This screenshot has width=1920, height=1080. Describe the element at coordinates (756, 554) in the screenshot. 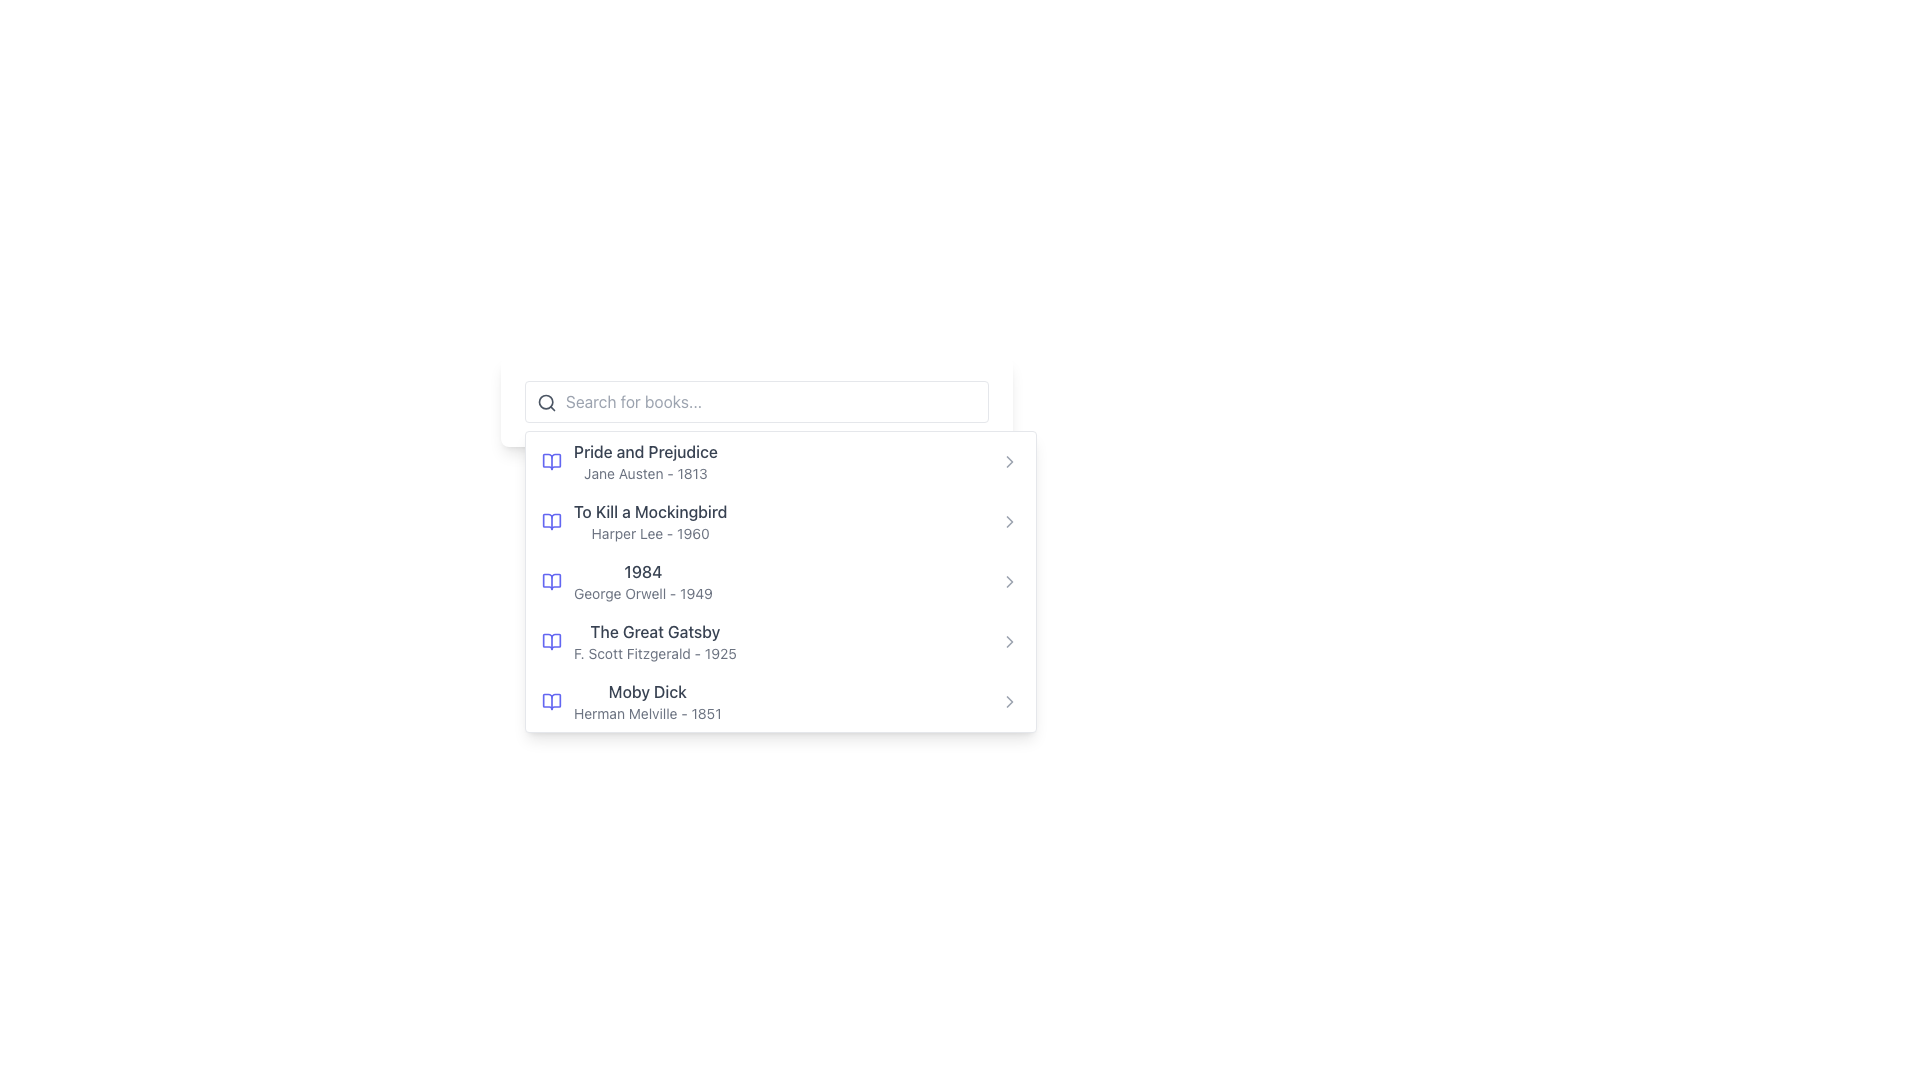

I see `the third item in the dropdown menu under the input search box labeled 'Search for books...'` at that location.